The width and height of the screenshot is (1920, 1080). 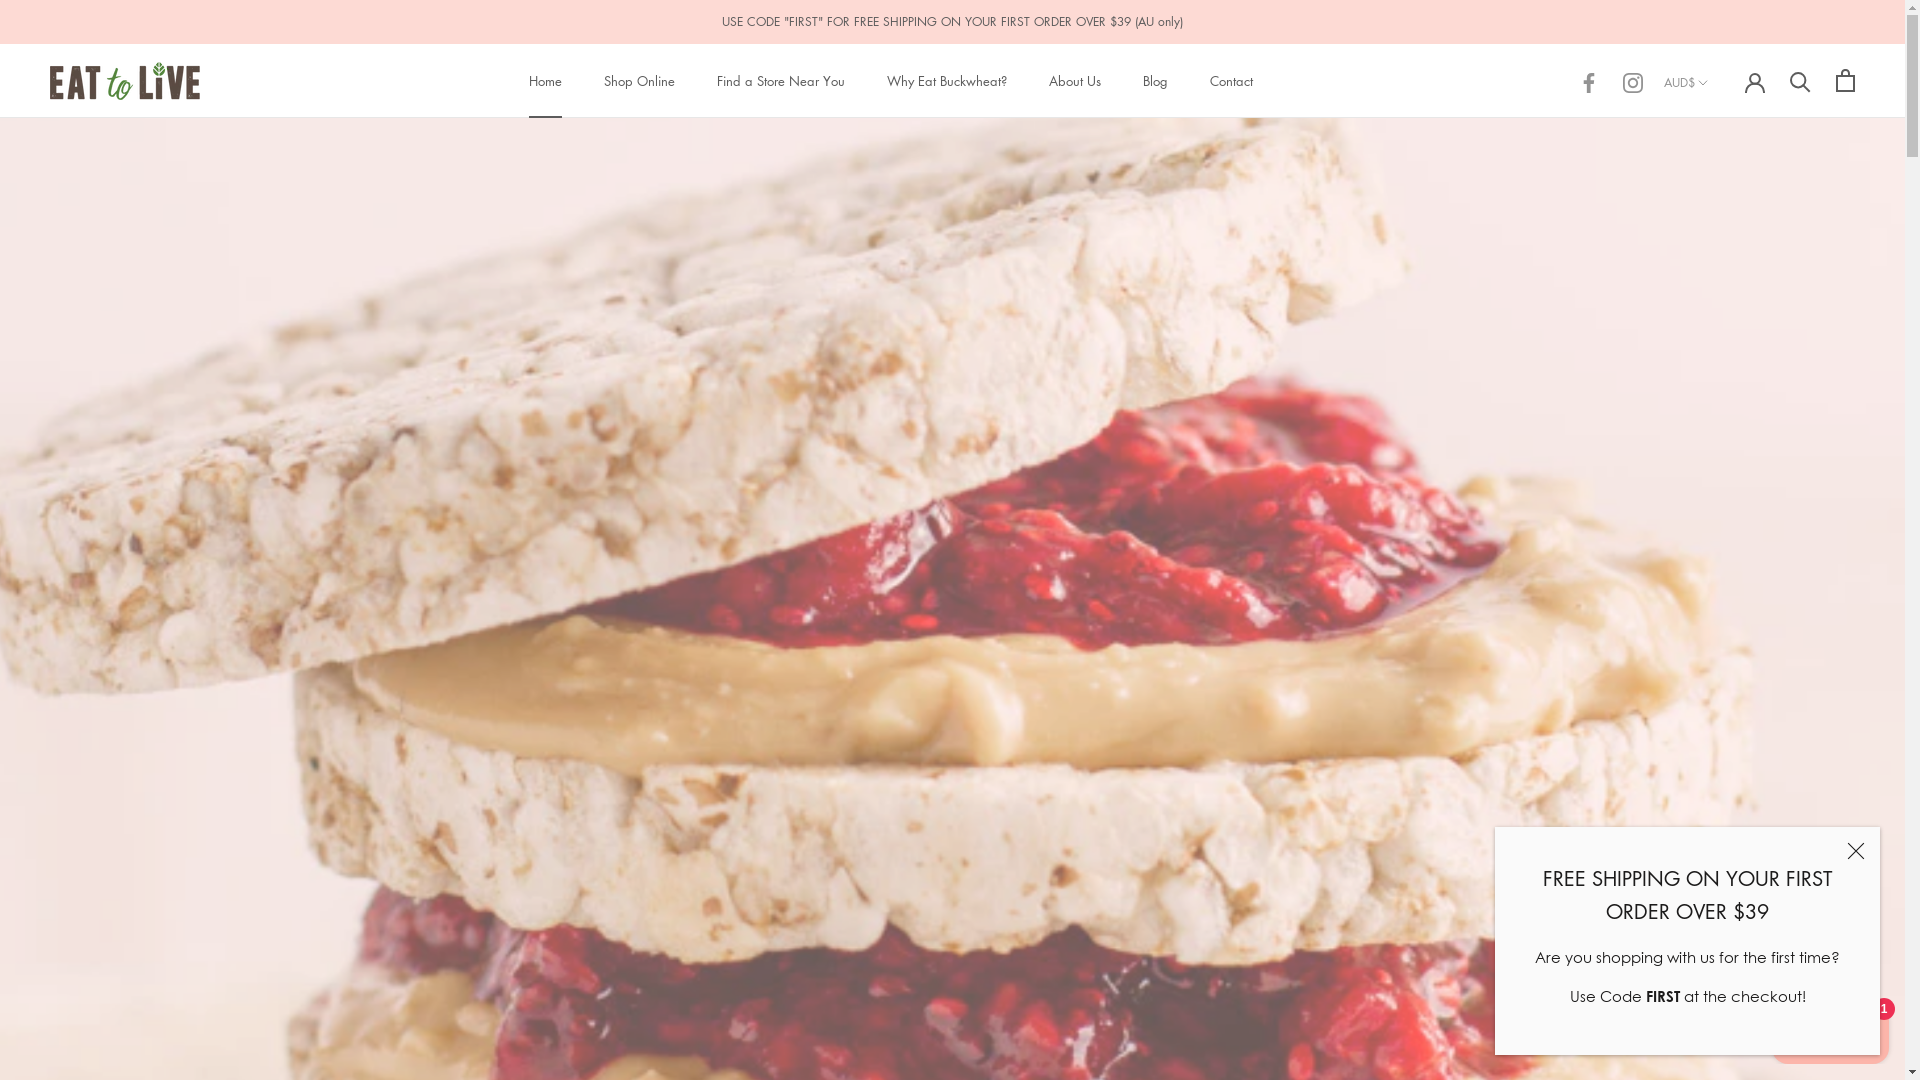 I want to click on 'Find a Store Near You, so click(x=778, y=79).